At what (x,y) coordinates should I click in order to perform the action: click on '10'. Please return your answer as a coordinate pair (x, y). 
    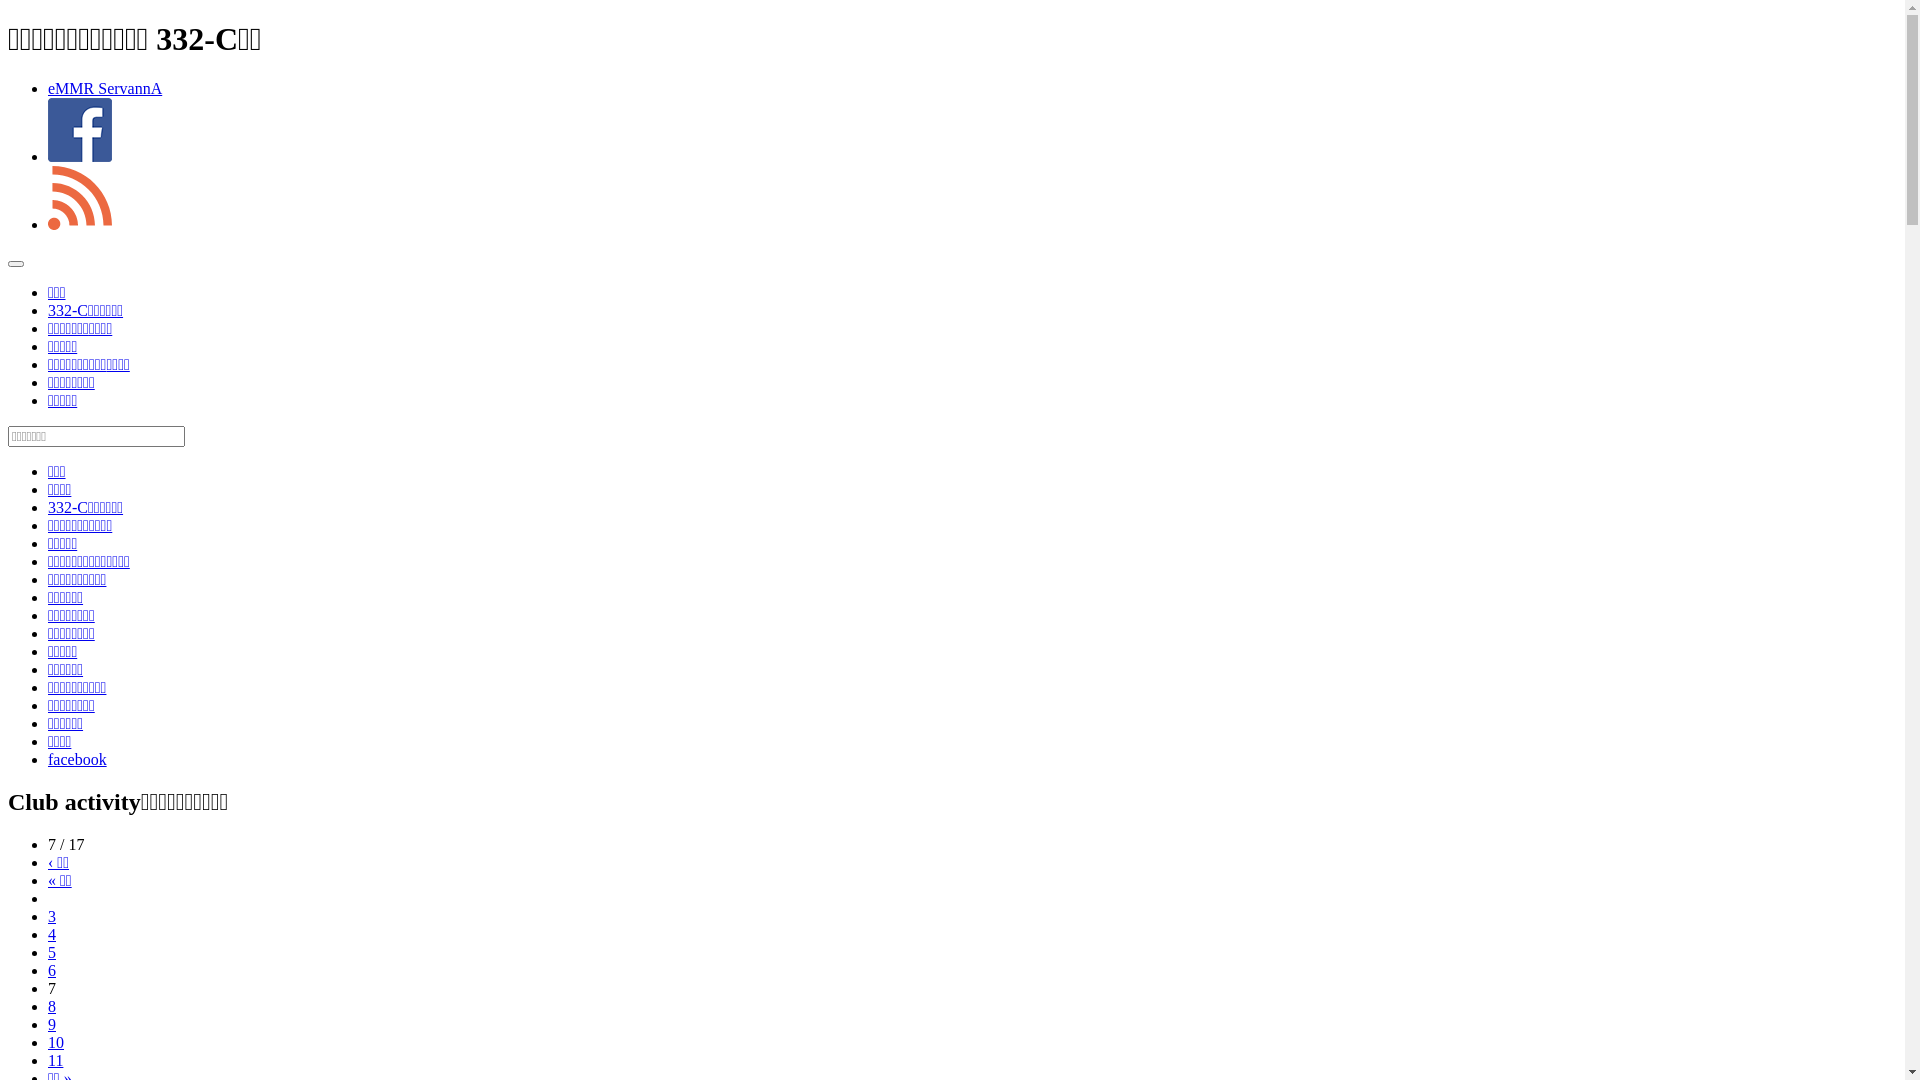
    Looking at the image, I should click on (56, 1041).